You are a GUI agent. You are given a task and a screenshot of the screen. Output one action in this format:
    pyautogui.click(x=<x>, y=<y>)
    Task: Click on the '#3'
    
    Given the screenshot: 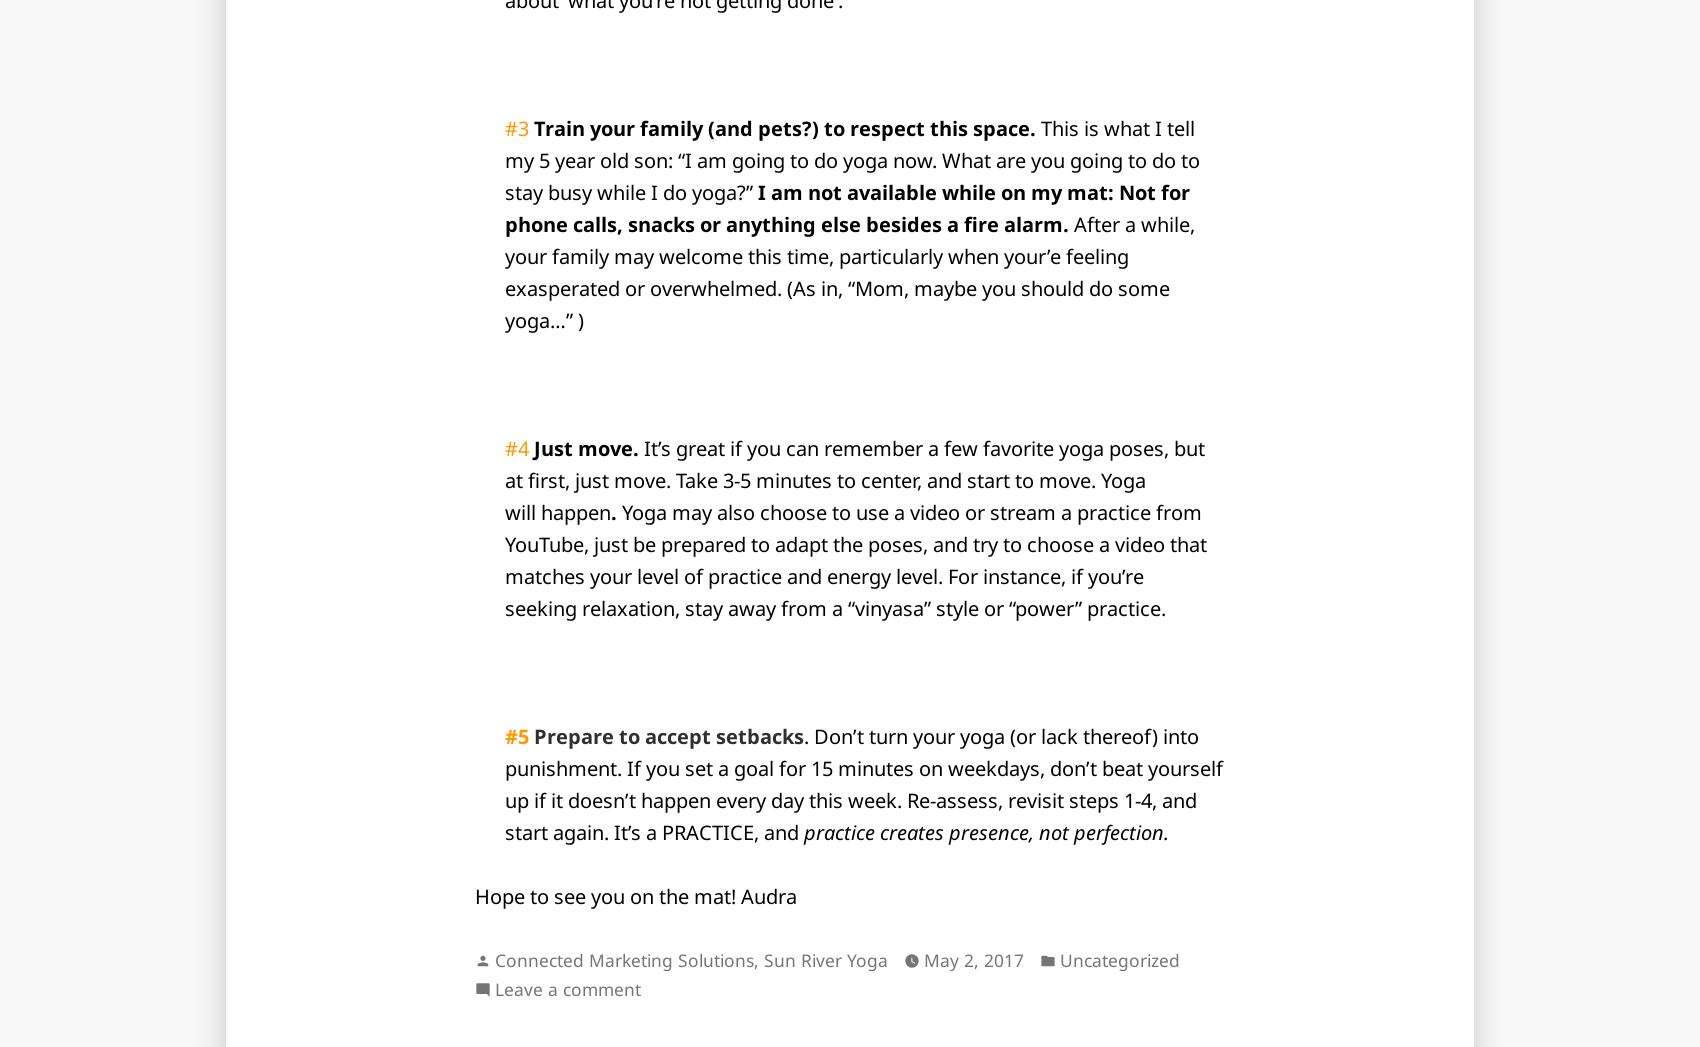 What is the action you would take?
    pyautogui.click(x=519, y=127)
    